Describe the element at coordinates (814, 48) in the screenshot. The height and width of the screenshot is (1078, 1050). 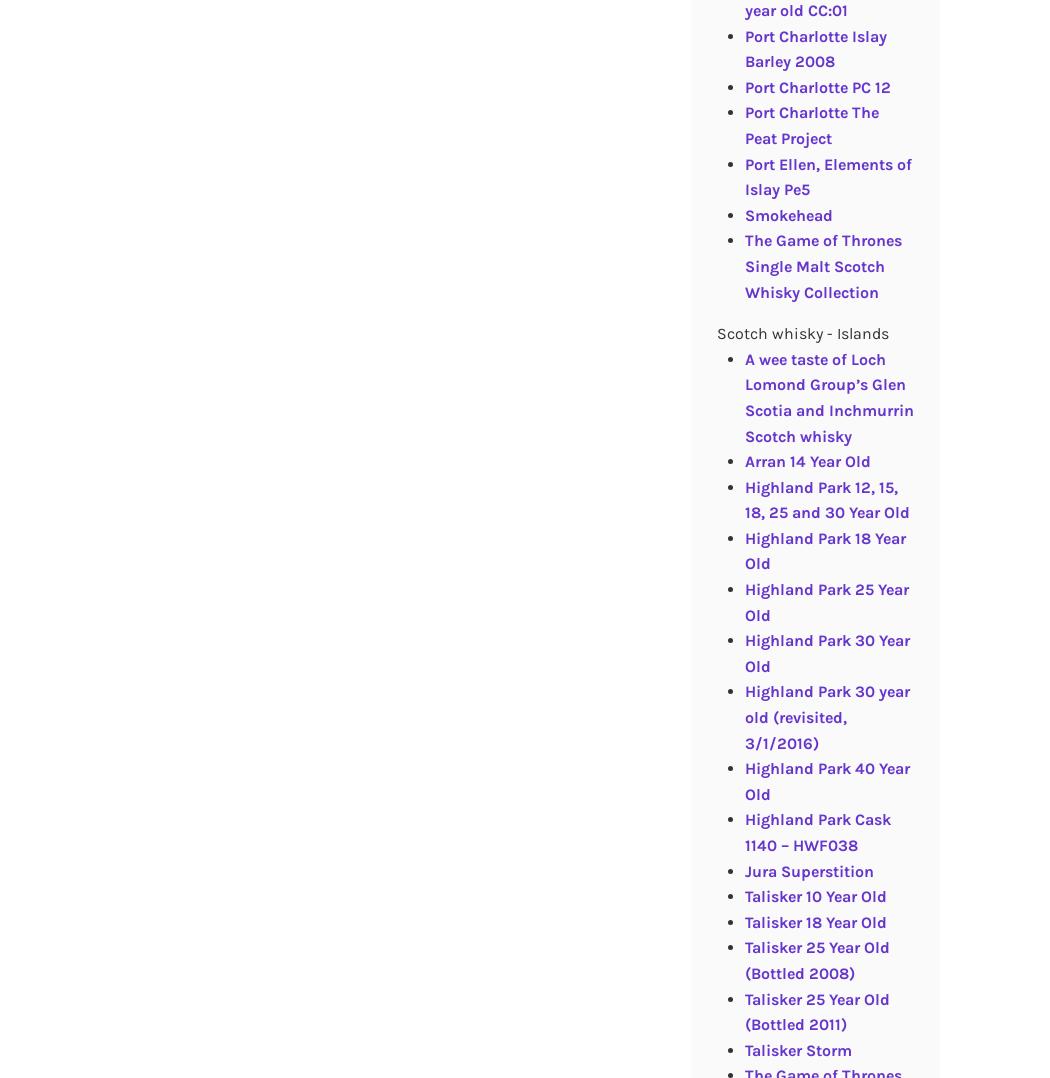
I see `'Port Charlotte Islay Barley 2008'` at that location.